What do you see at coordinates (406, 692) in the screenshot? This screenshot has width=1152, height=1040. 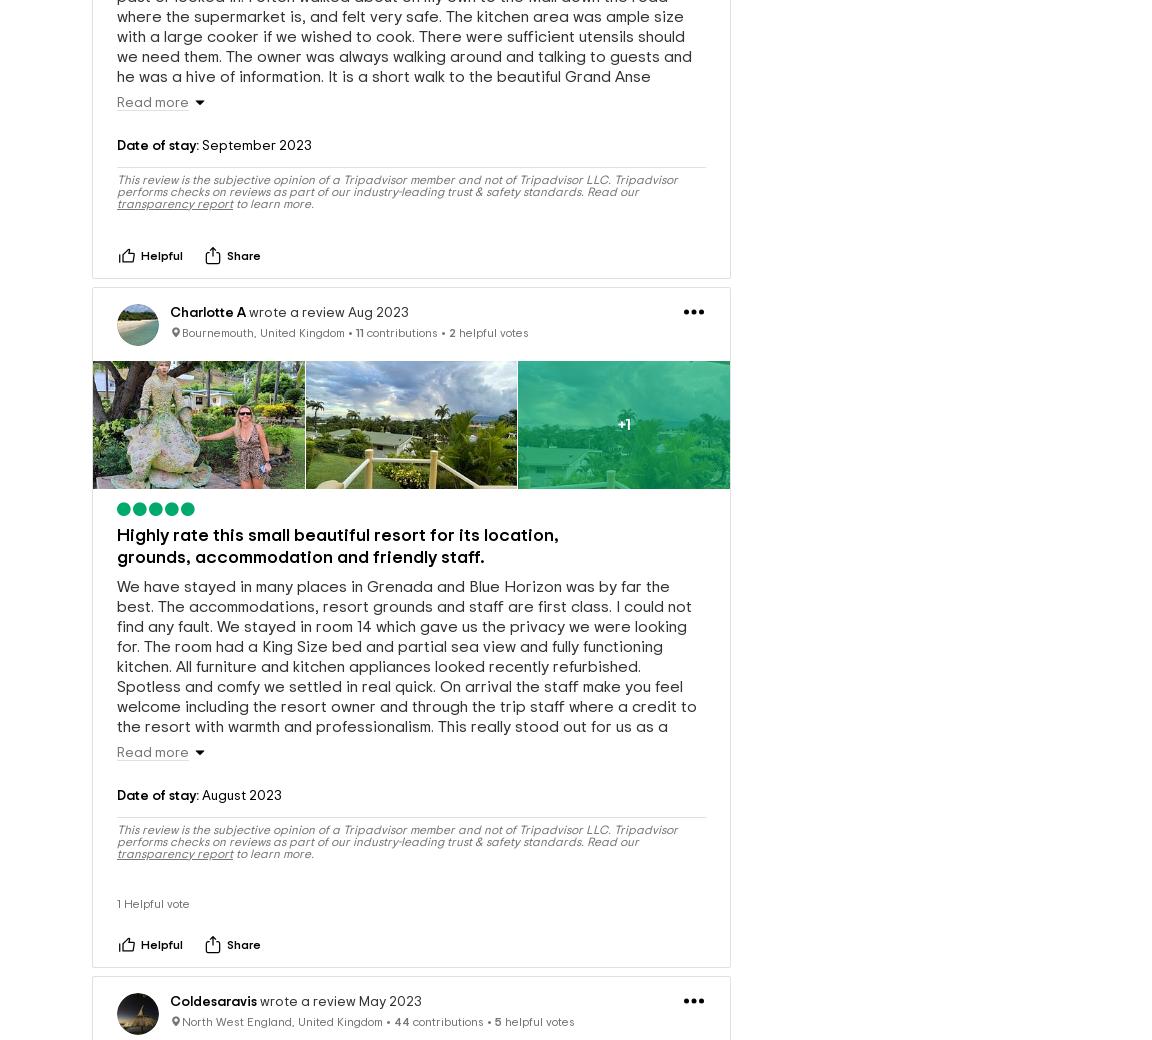 I see `'We have stayed in many places in Grenada and Blue Horizon was by far the best. The accommodations, resort grounds and staff are first class. I could not find any fault.  We stayed in room 14 which gave us the privacy we were looking for. The room had a King Size bed and partial sea view and fully functioning kitchen. All furniture and kitchen appliances looked recently refurbished. Spotless and comfy we settled in real quick. On arrival the staff make you feel welcome including the resort owner and through the trip staff where a credit to the resort with warmth and professionalism. This really stood out for us as a marker of a very well ram resort. The landscaped tropical gardens are incredible a real treat. You wouldn’t know how you central you are to everything Grand Anse had'` at bounding box center [406, 692].